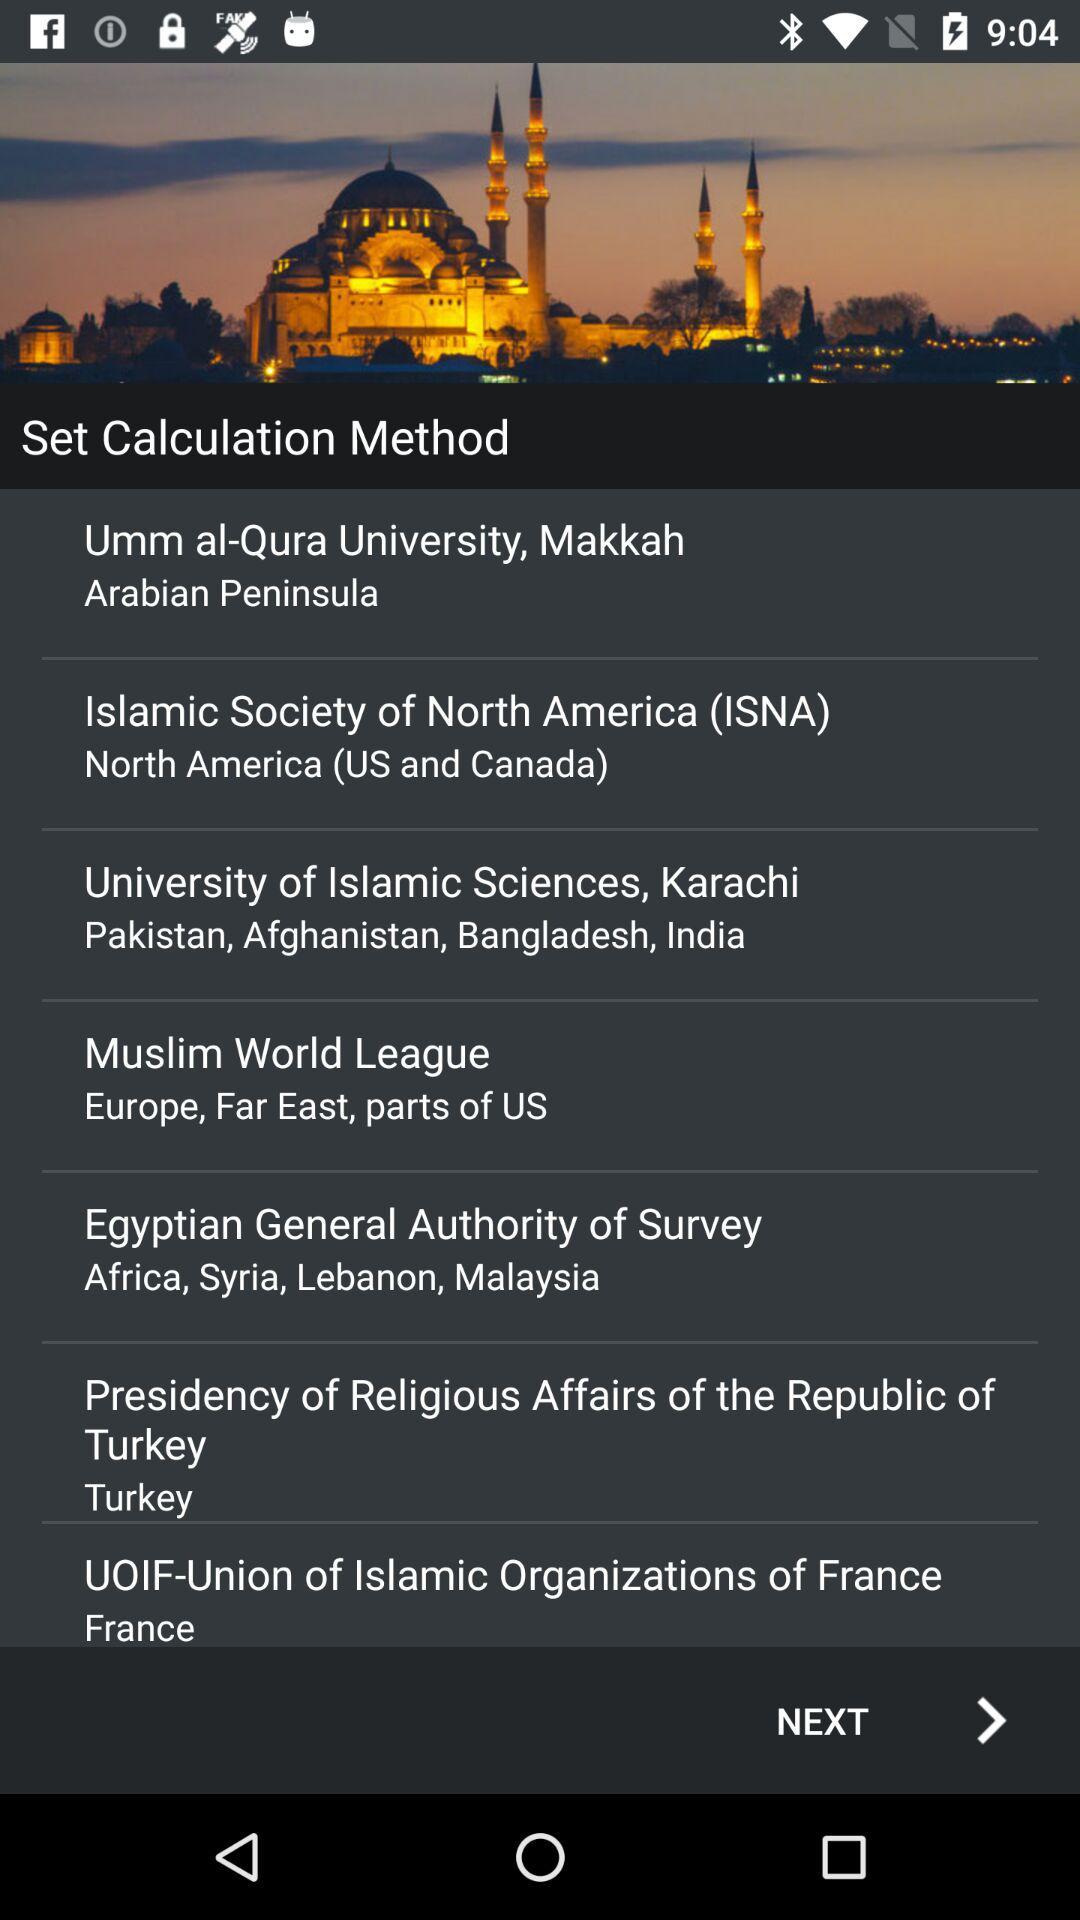 Image resolution: width=1080 pixels, height=1920 pixels. Describe the element at coordinates (540, 590) in the screenshot. I see `the arabian peninsula item` at that location.